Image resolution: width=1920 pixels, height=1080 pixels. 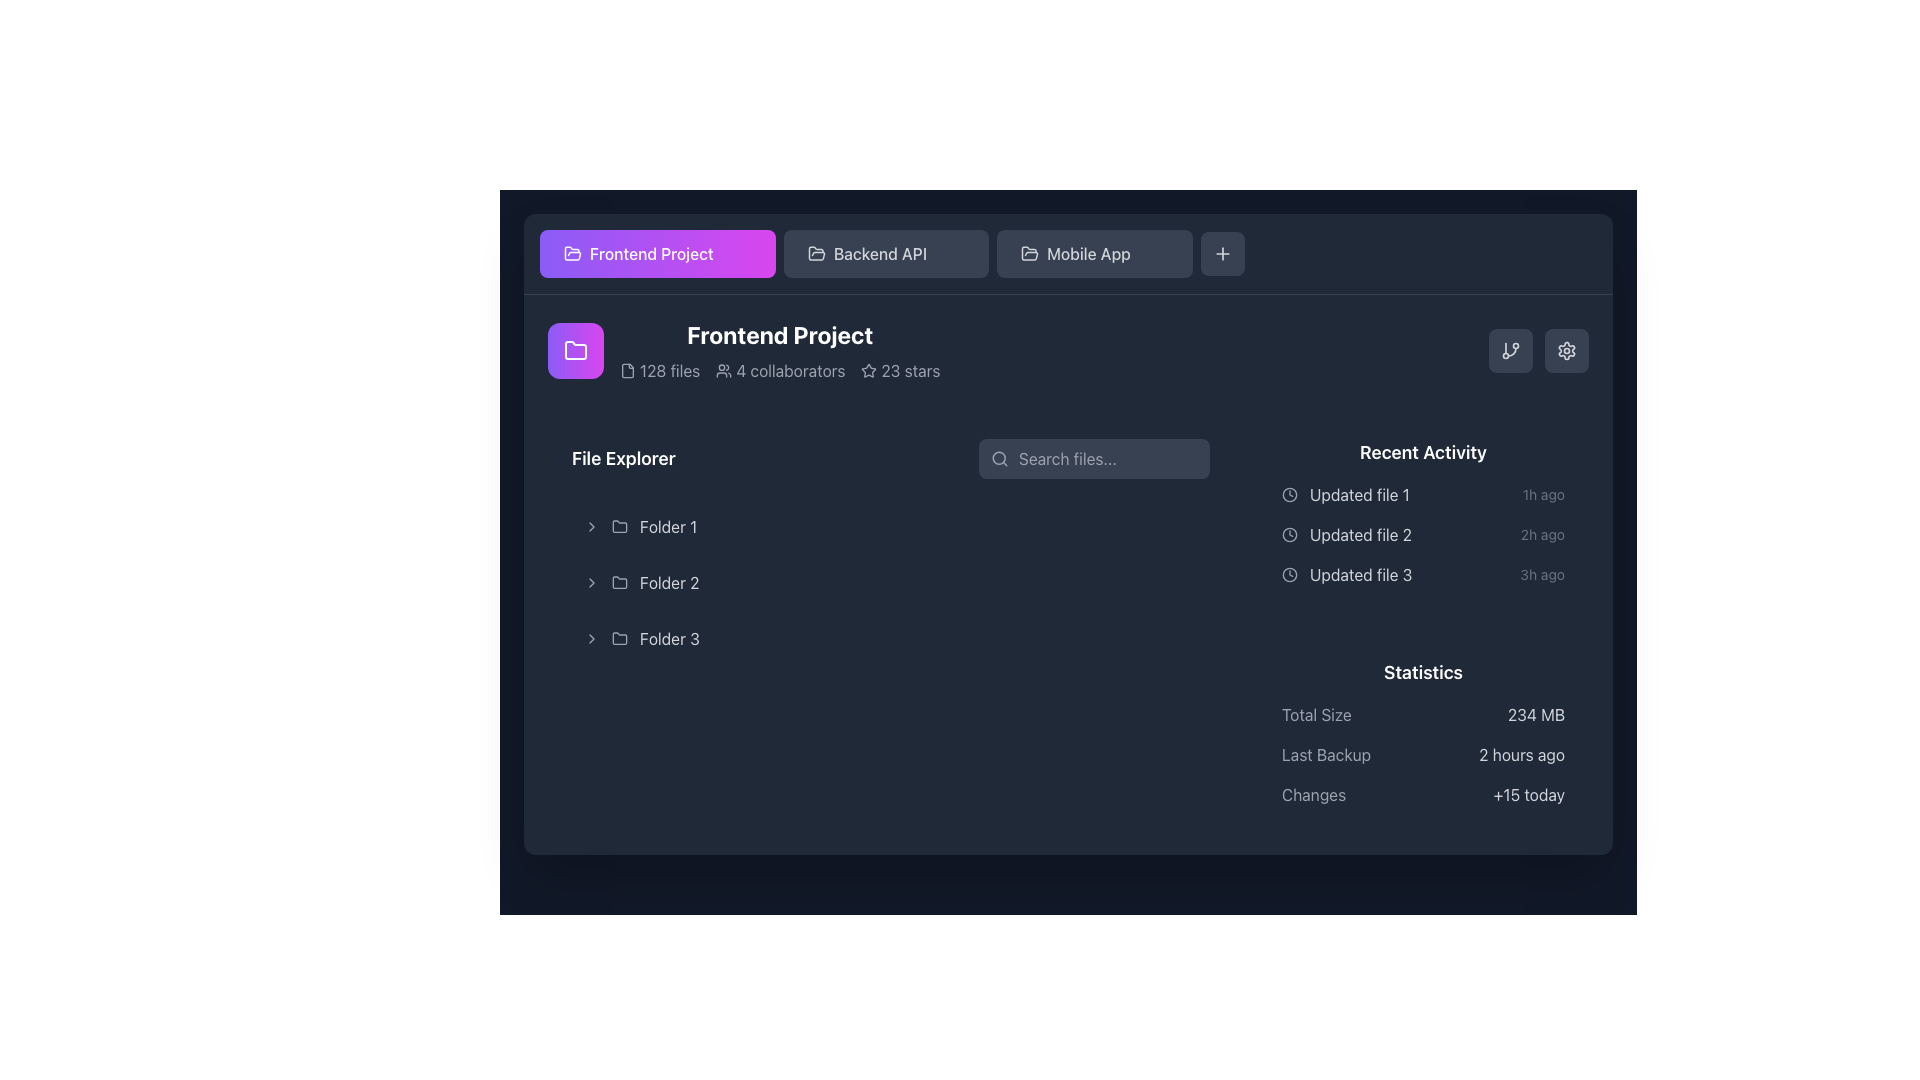 I want to click on the 'Mobile App' text label located in the third tab of the navigation header, so click(x=1088, y=253).